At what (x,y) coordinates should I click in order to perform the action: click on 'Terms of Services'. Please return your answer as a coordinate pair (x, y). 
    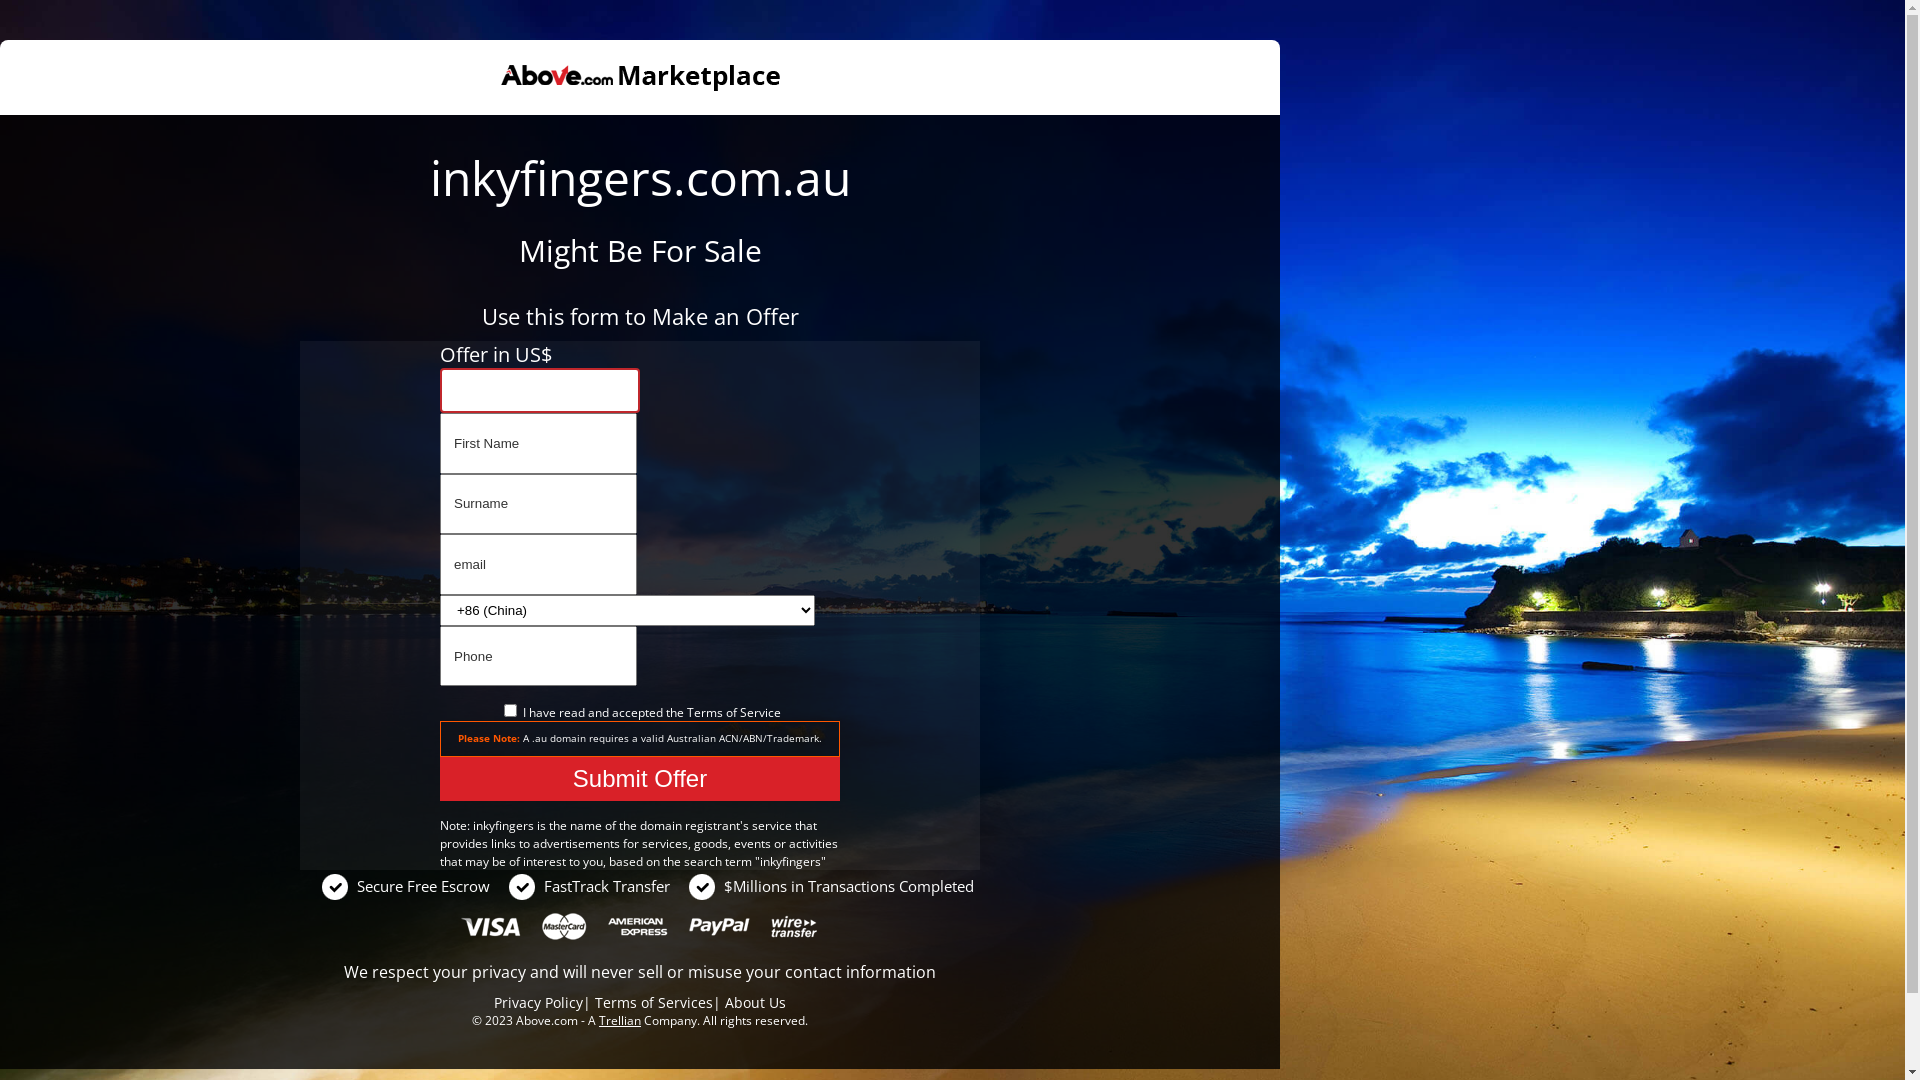
    Looking at the image, I should click on (653, 1002).